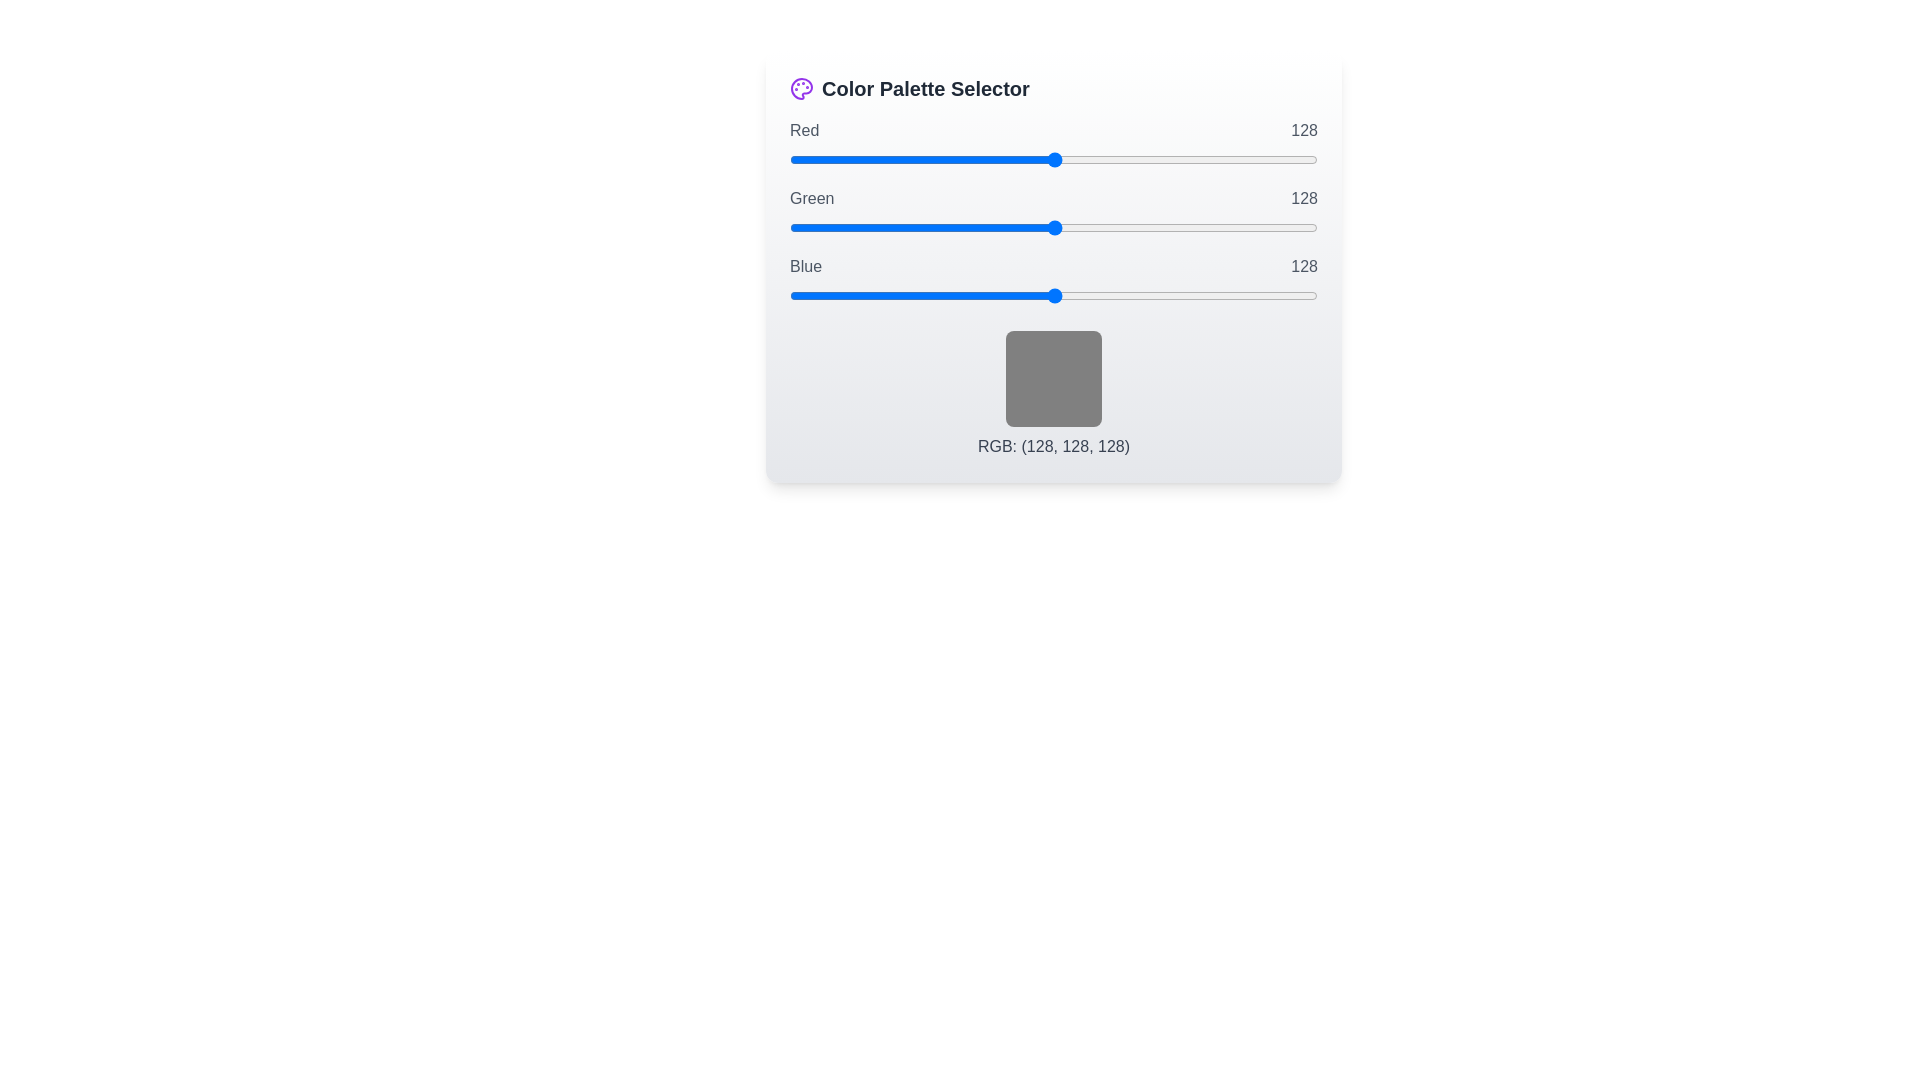  I want to click on the blue slider to set its value to 150, so click(1099, 296).